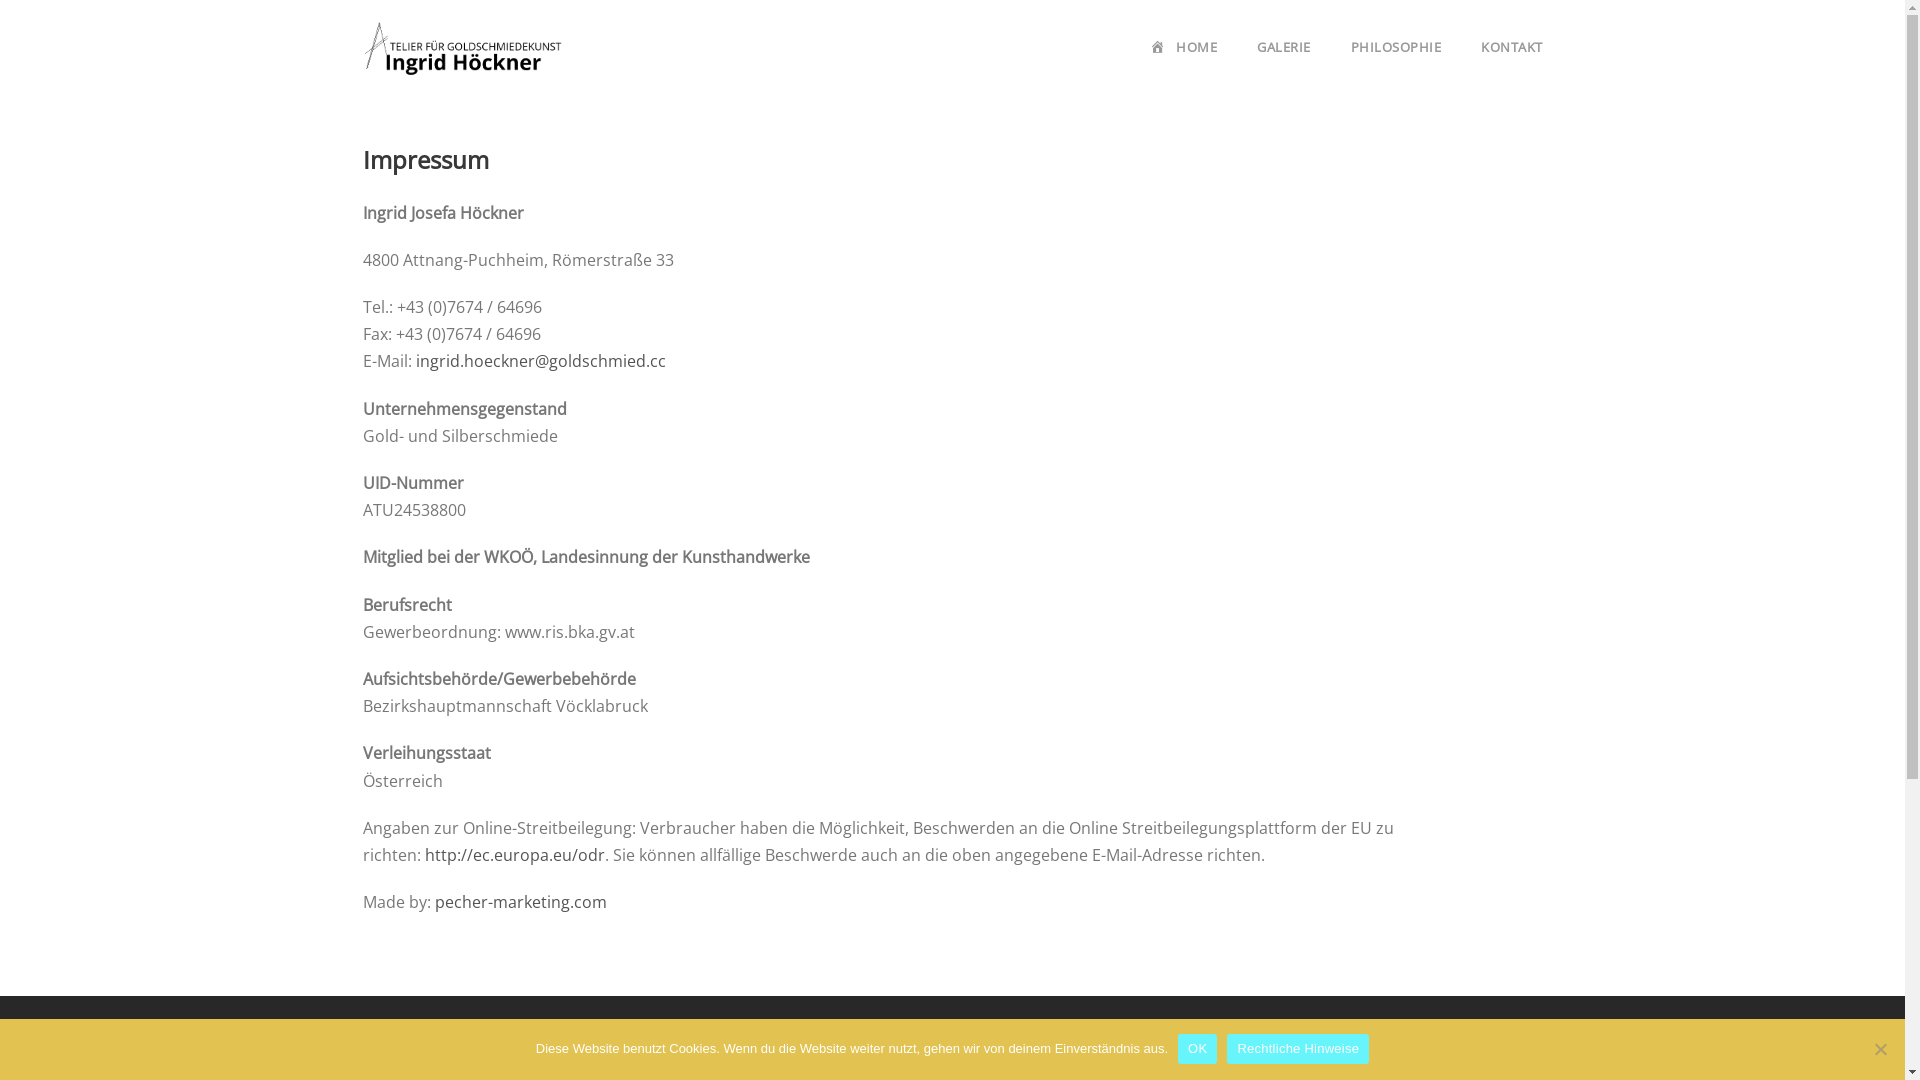 The height and width of the screenshot is (1080, 1920). What do you see at coordinates (1184, 63) in the screenshot?
I see `'HOME'` at bounding box center [1184, 63].